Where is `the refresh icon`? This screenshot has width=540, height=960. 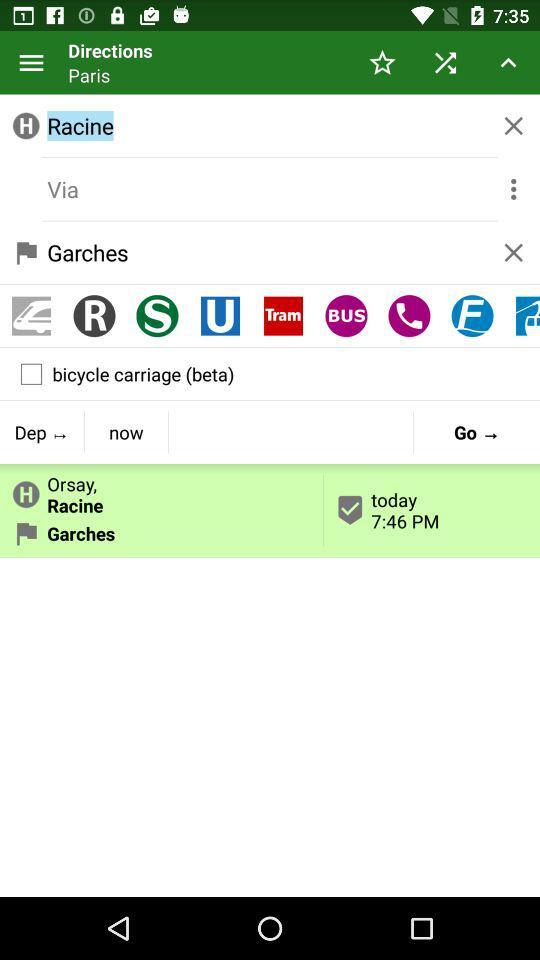
the refresh icon is located at coordinates (156, 338).